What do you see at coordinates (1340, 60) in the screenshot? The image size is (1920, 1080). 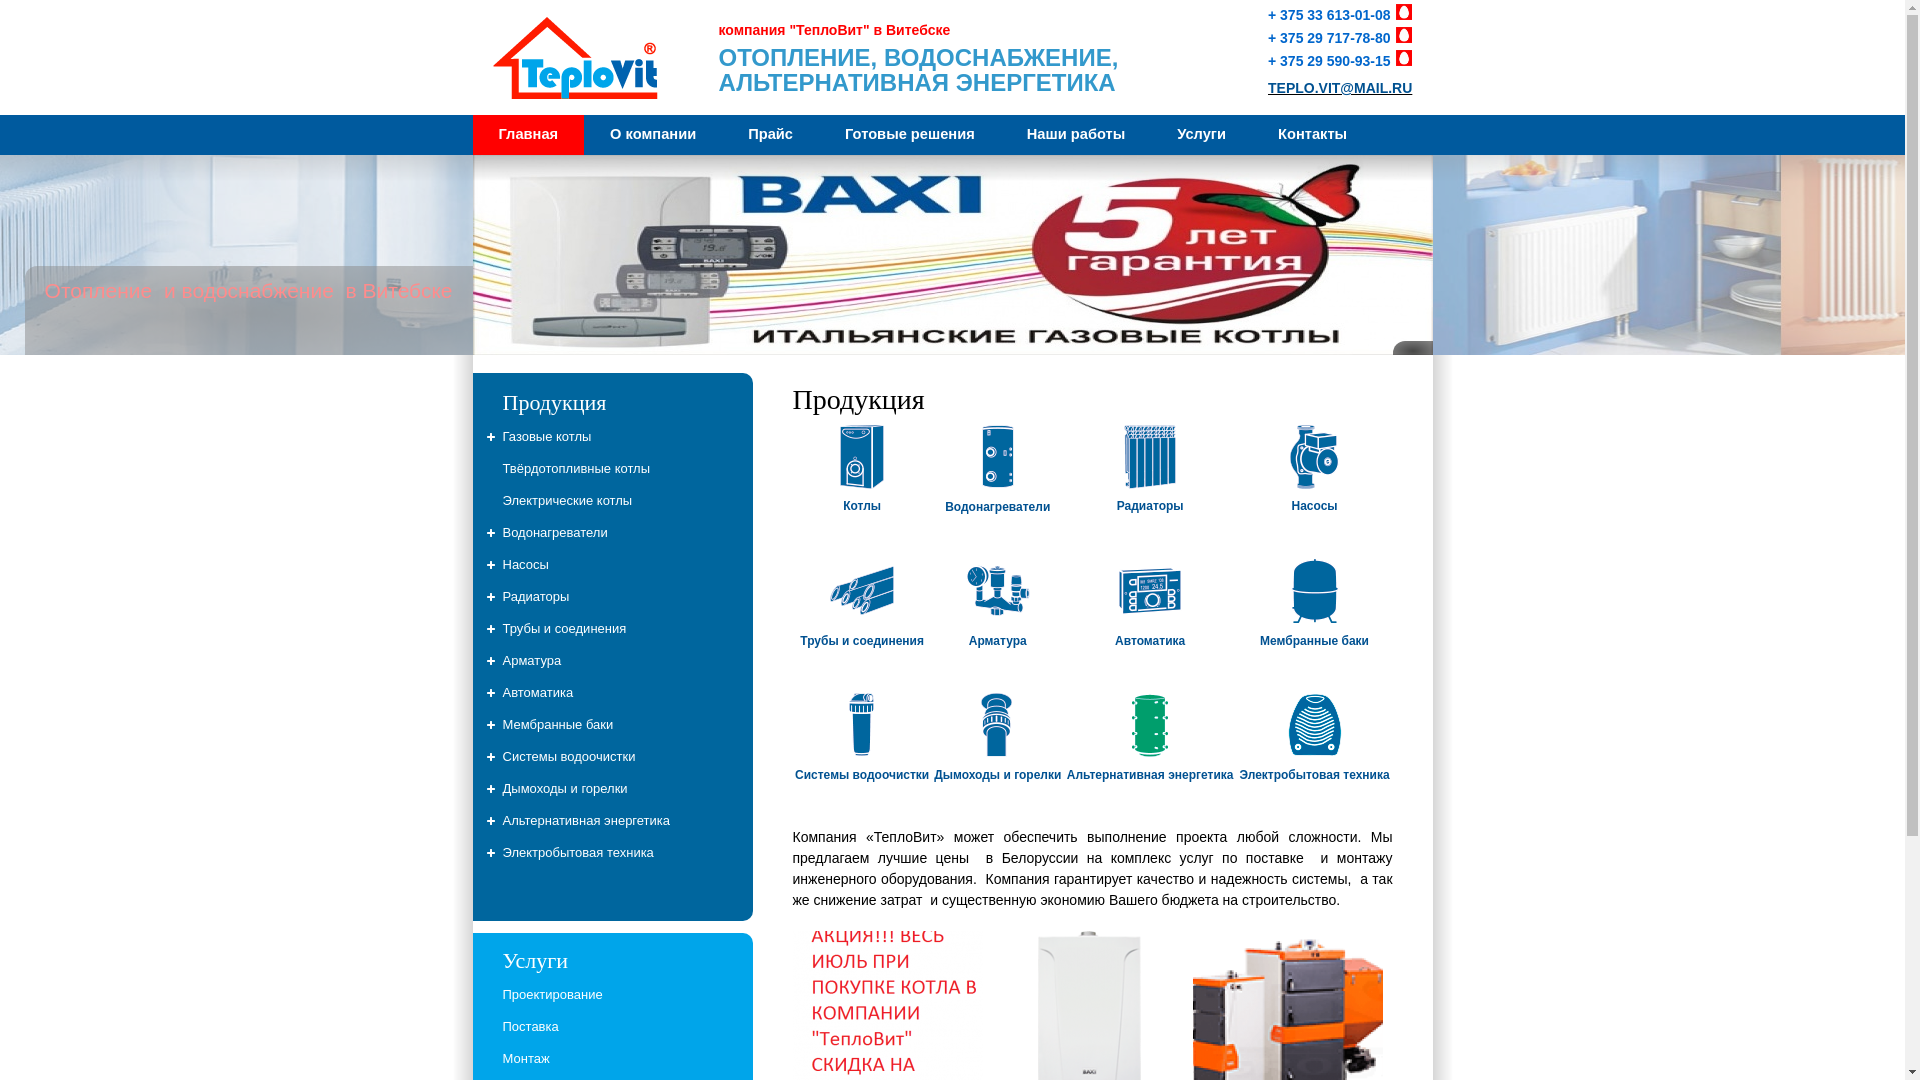 I see `'+ 375 29 590-93-15 '` at bounding box center [1340, 60].